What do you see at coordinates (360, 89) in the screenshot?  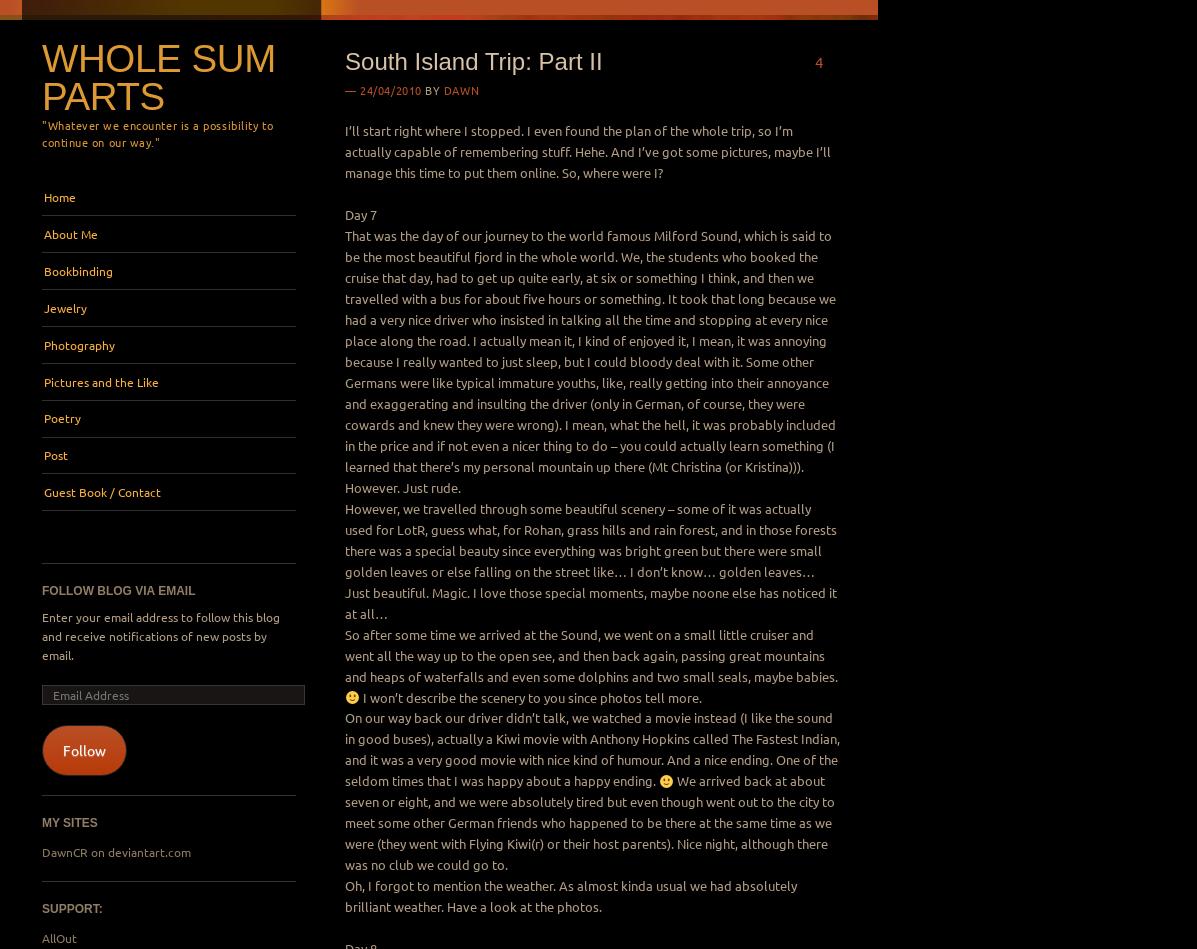 I see `'24/04/2010'` at bounding box center [360, 89].